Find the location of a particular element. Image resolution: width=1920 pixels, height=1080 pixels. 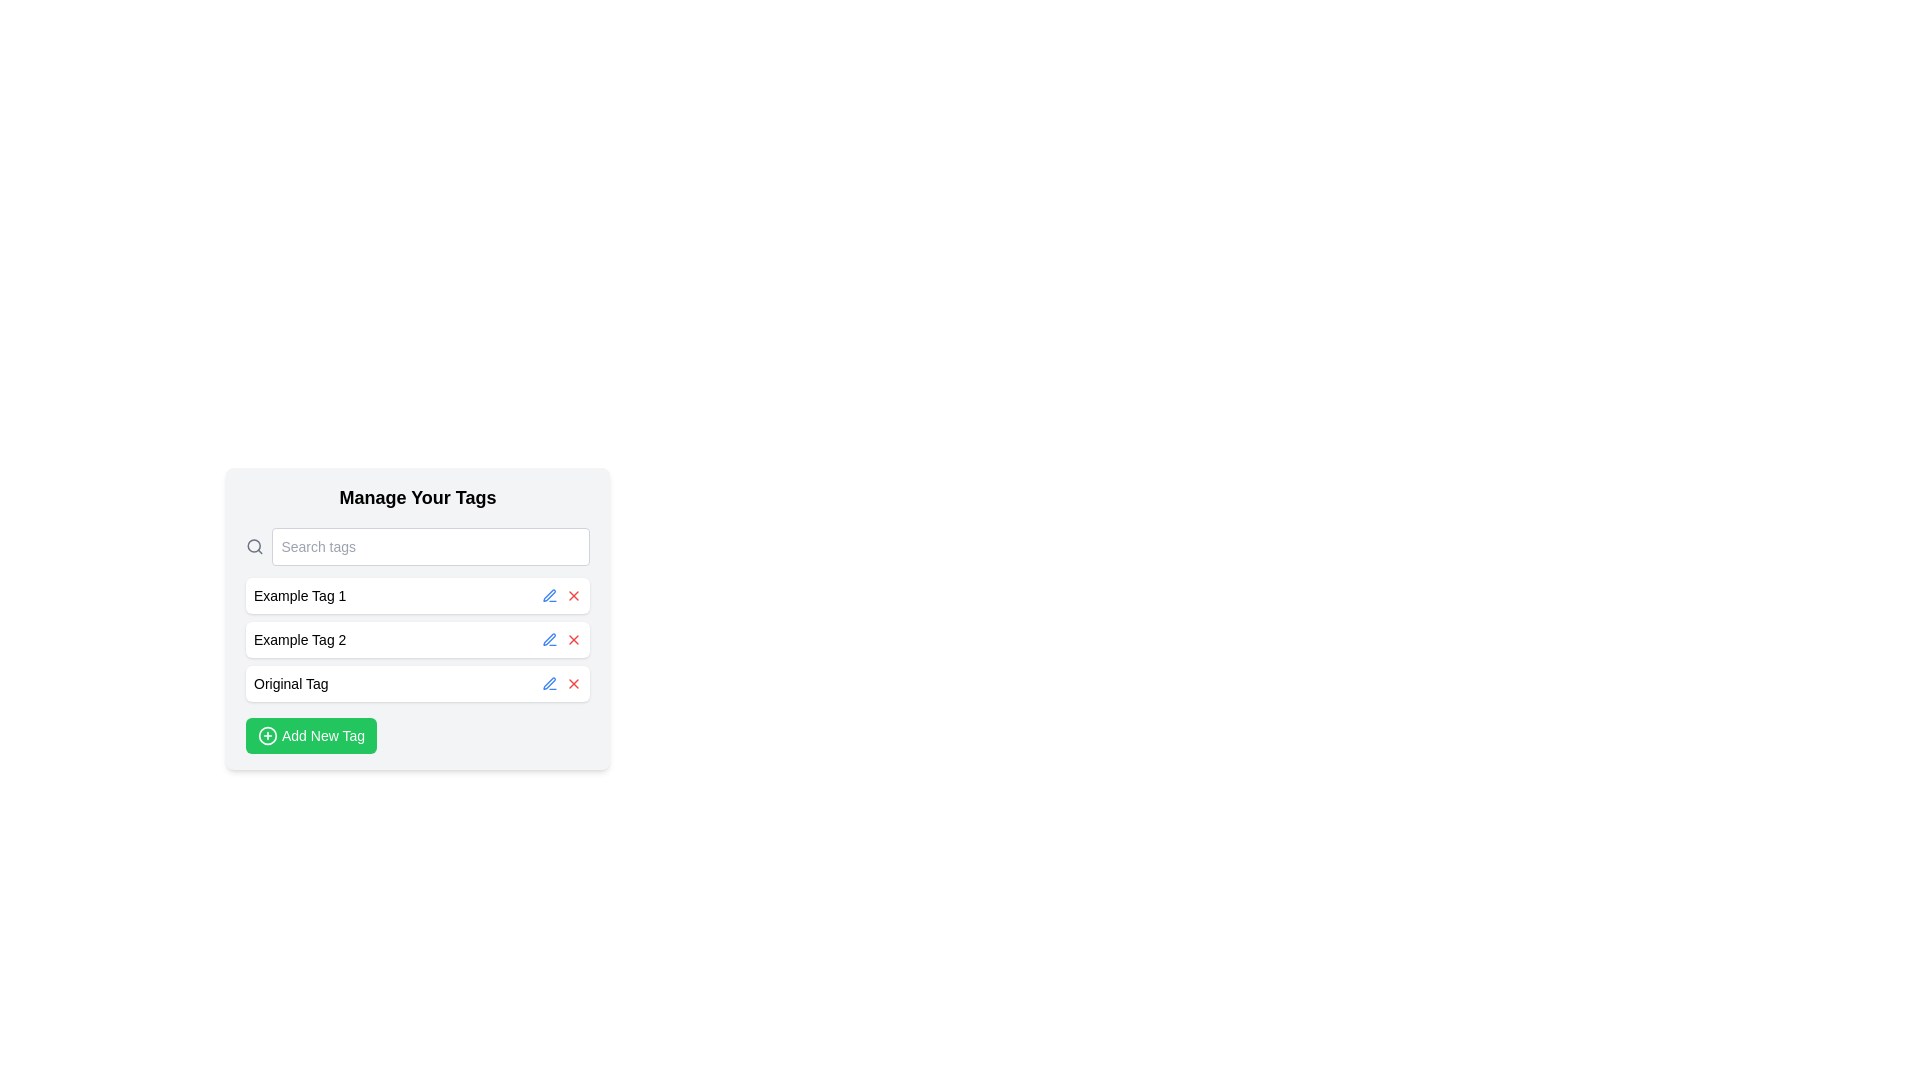

the green rounded rectangular button labeled 'Add New Tag' located at the bottom of the 'Manage Your Tags' panel is located at coordinates (310, 736).